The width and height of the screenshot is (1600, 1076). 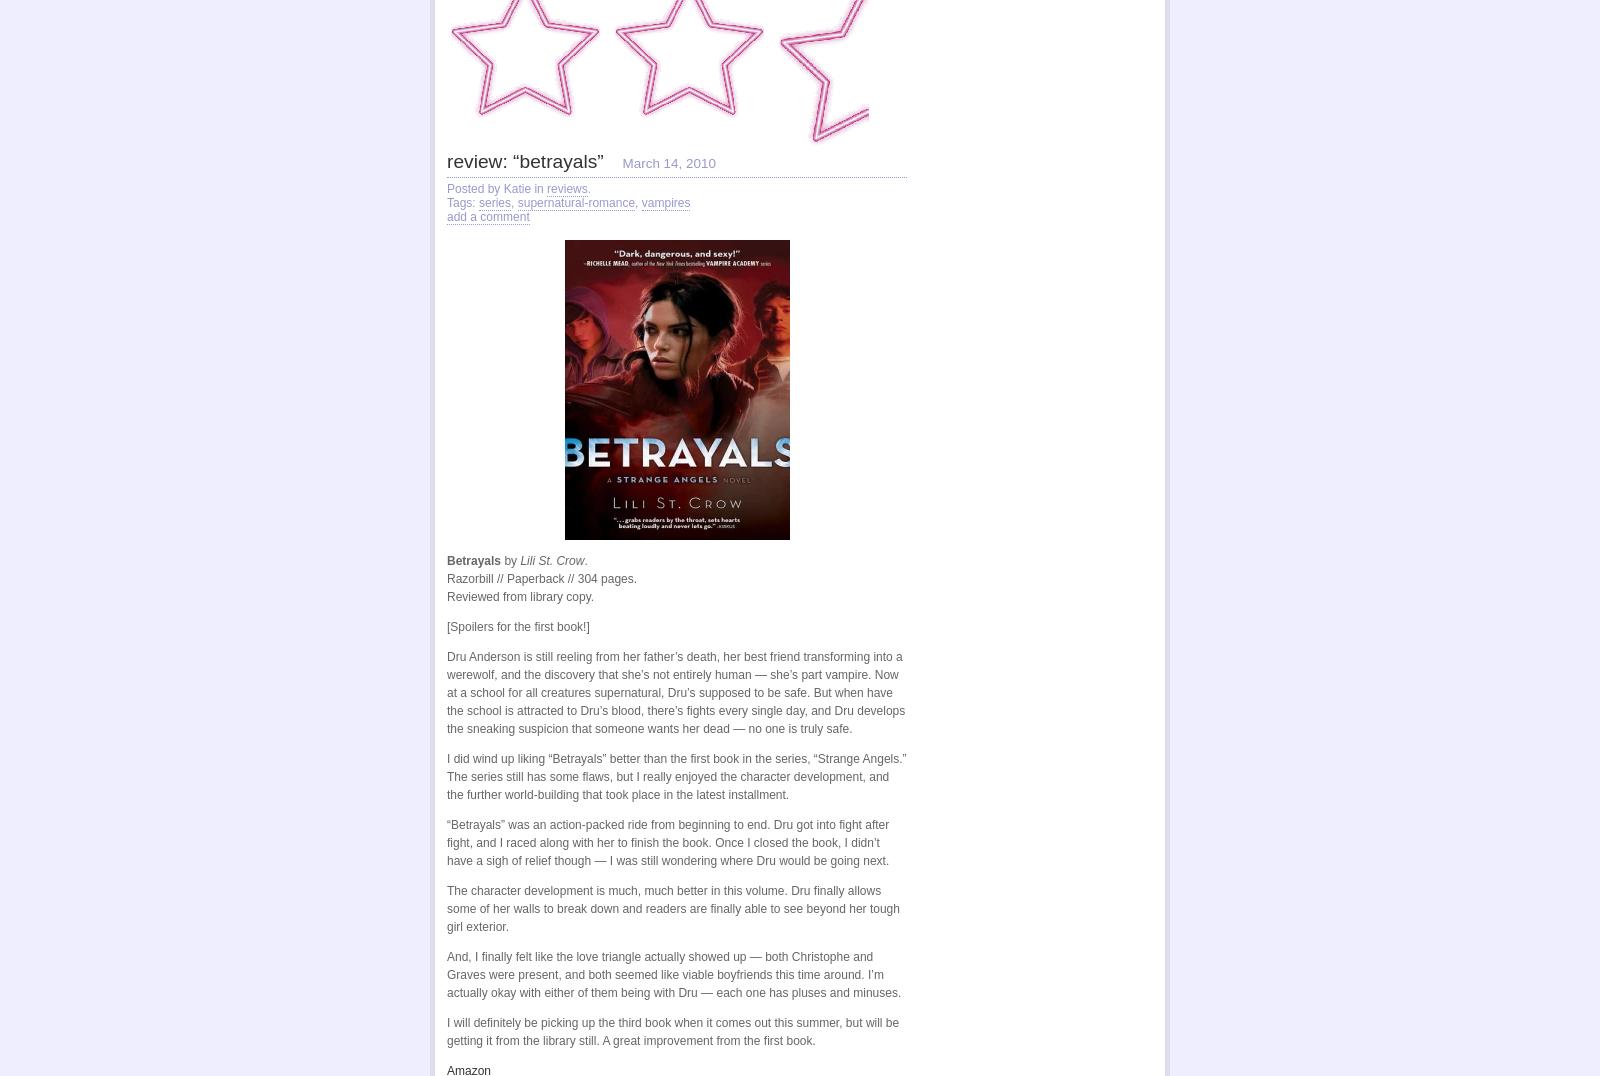 What do you see at coordinates (668, 842) in the screenshot?
I see `'“Betrayals” was an action-packed ride from beginning to end. Dru got into fight after fight, and I raced along with her to finish the book. Once I closed the book, I didn’t have a sigh of relief though — I was still wondering where Dru would be going next.'` at bounding box center [668, 842].